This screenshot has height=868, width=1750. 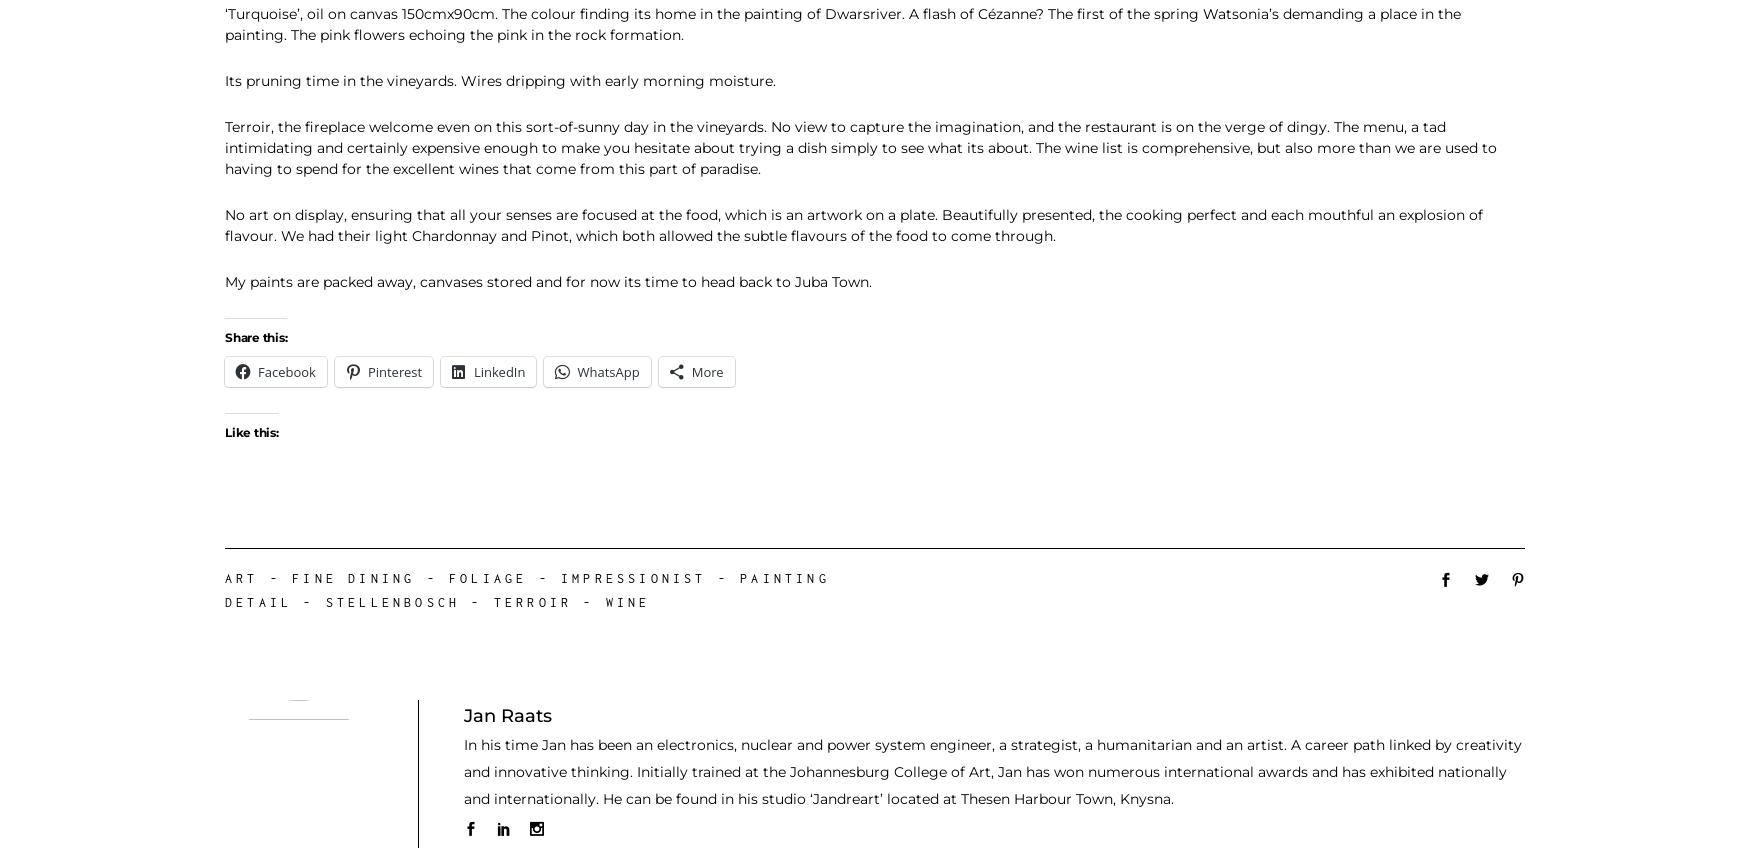 I want to click on 'More', so click(x=707, y=372).